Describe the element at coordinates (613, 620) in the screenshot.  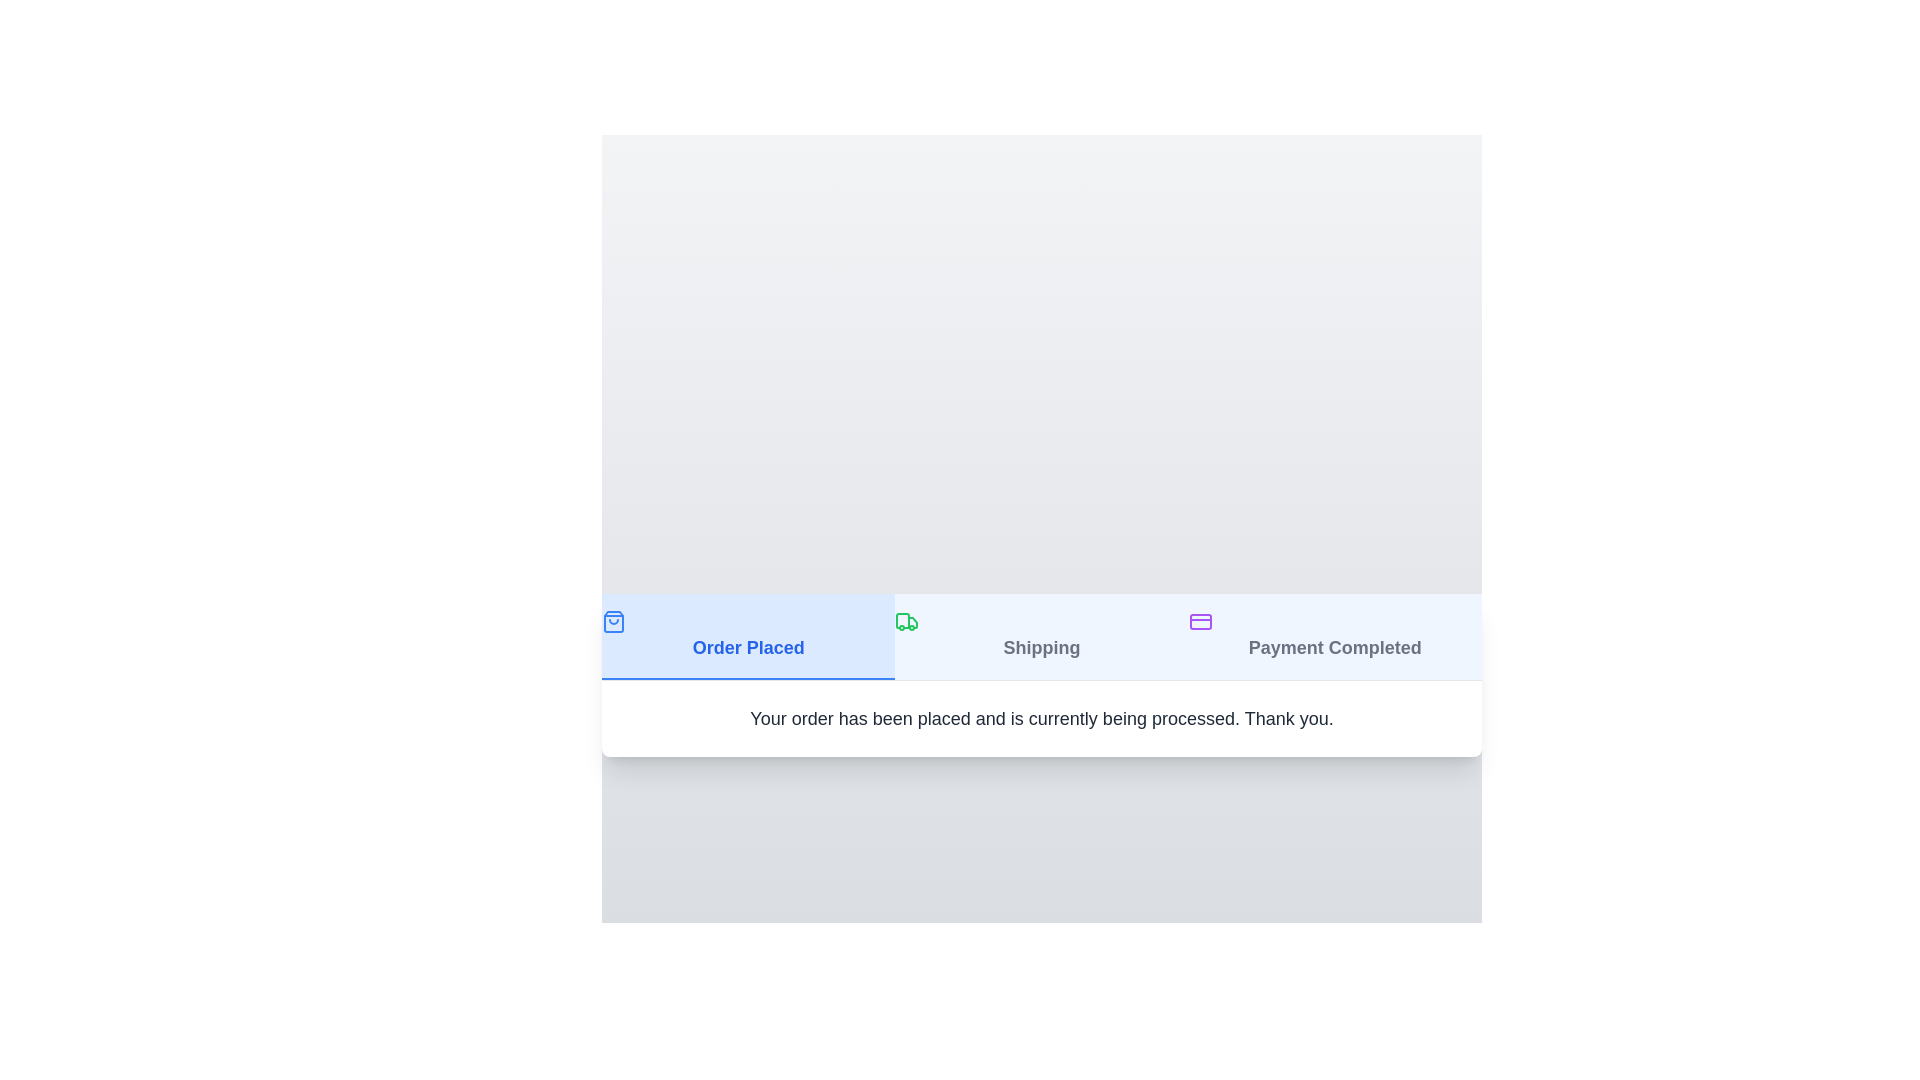
I see `the graphical icon of the Order Placed tab` at that location.